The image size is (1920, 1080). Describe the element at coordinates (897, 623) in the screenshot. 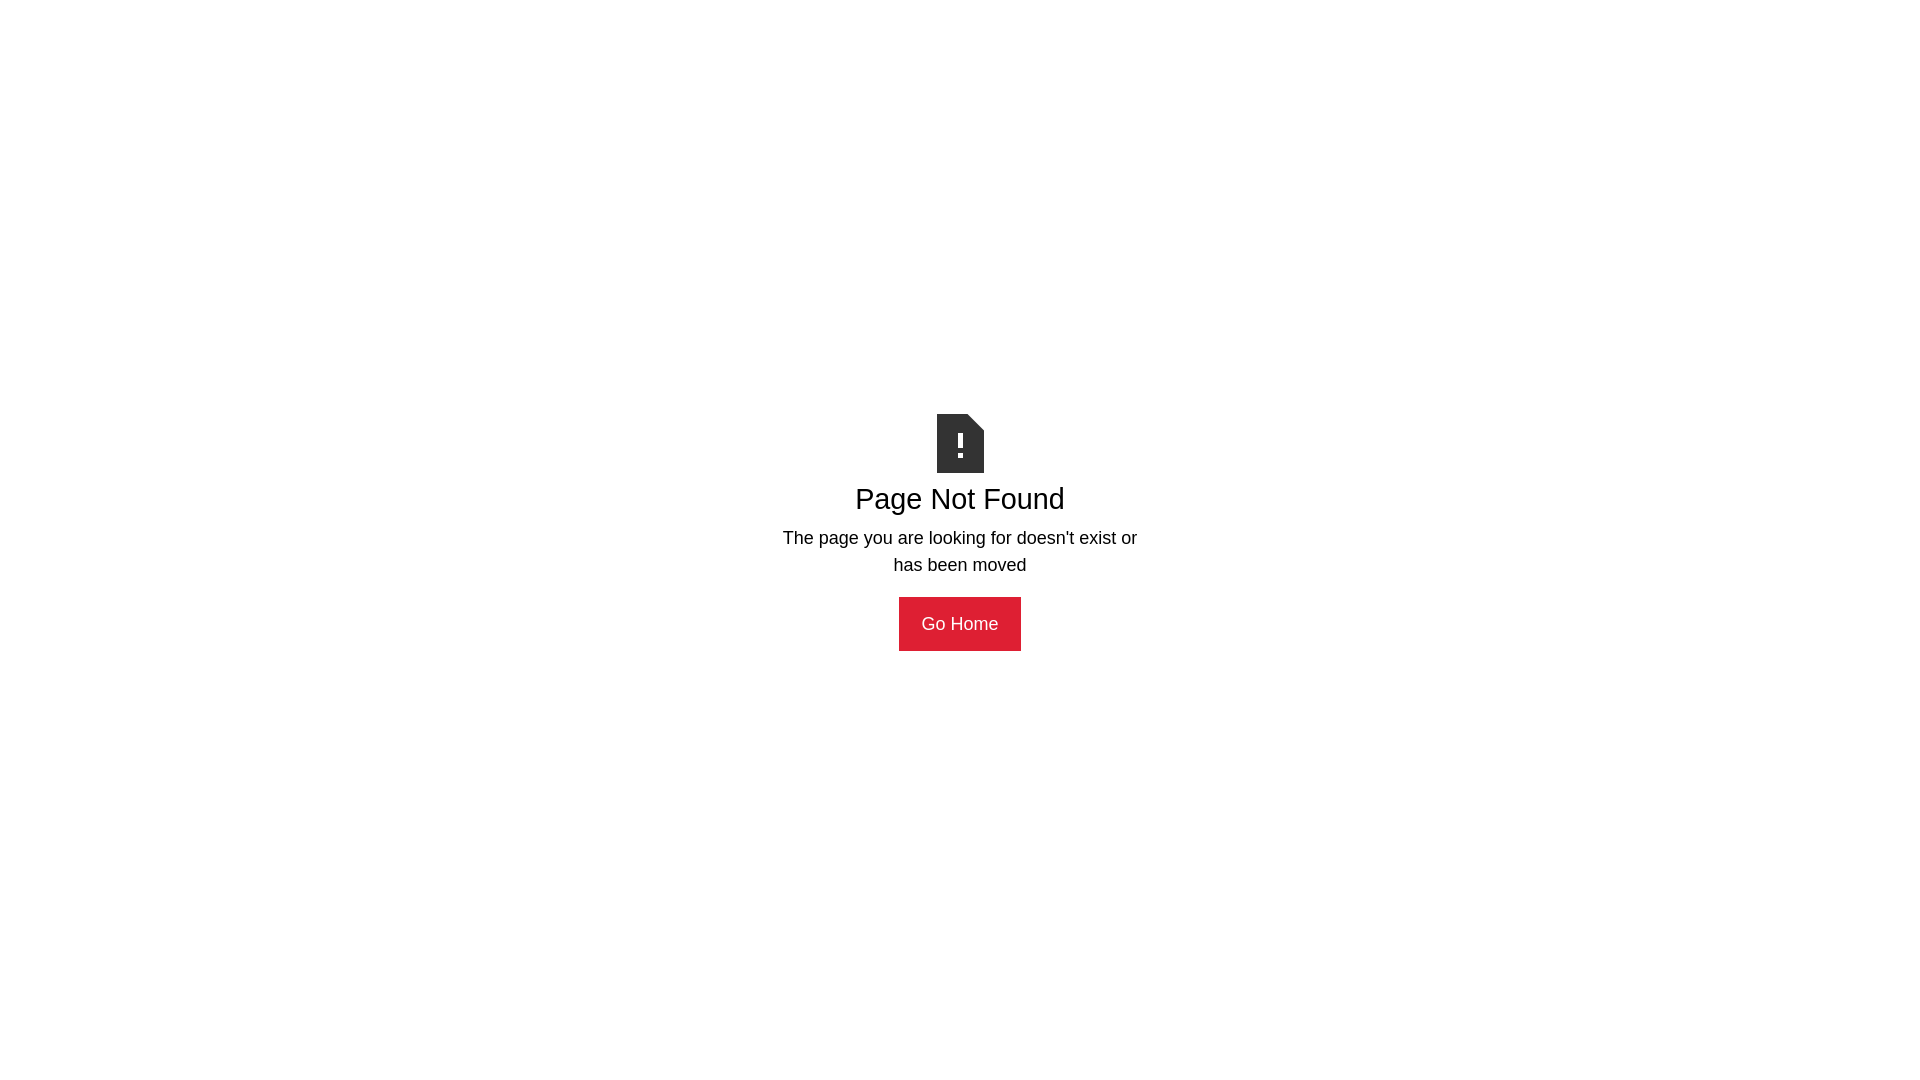

I see `'Go Home'` at that location.